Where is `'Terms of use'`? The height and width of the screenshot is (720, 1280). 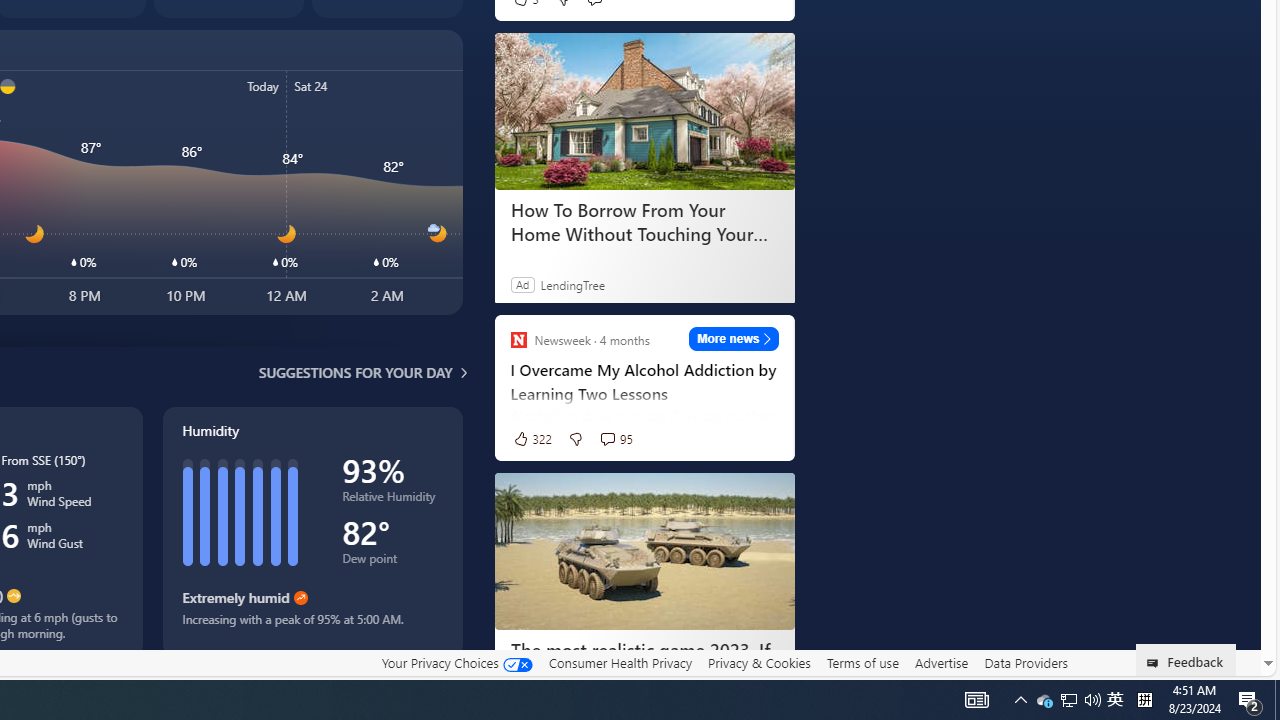 'Terms of use' is located at coordinates (862, 662).